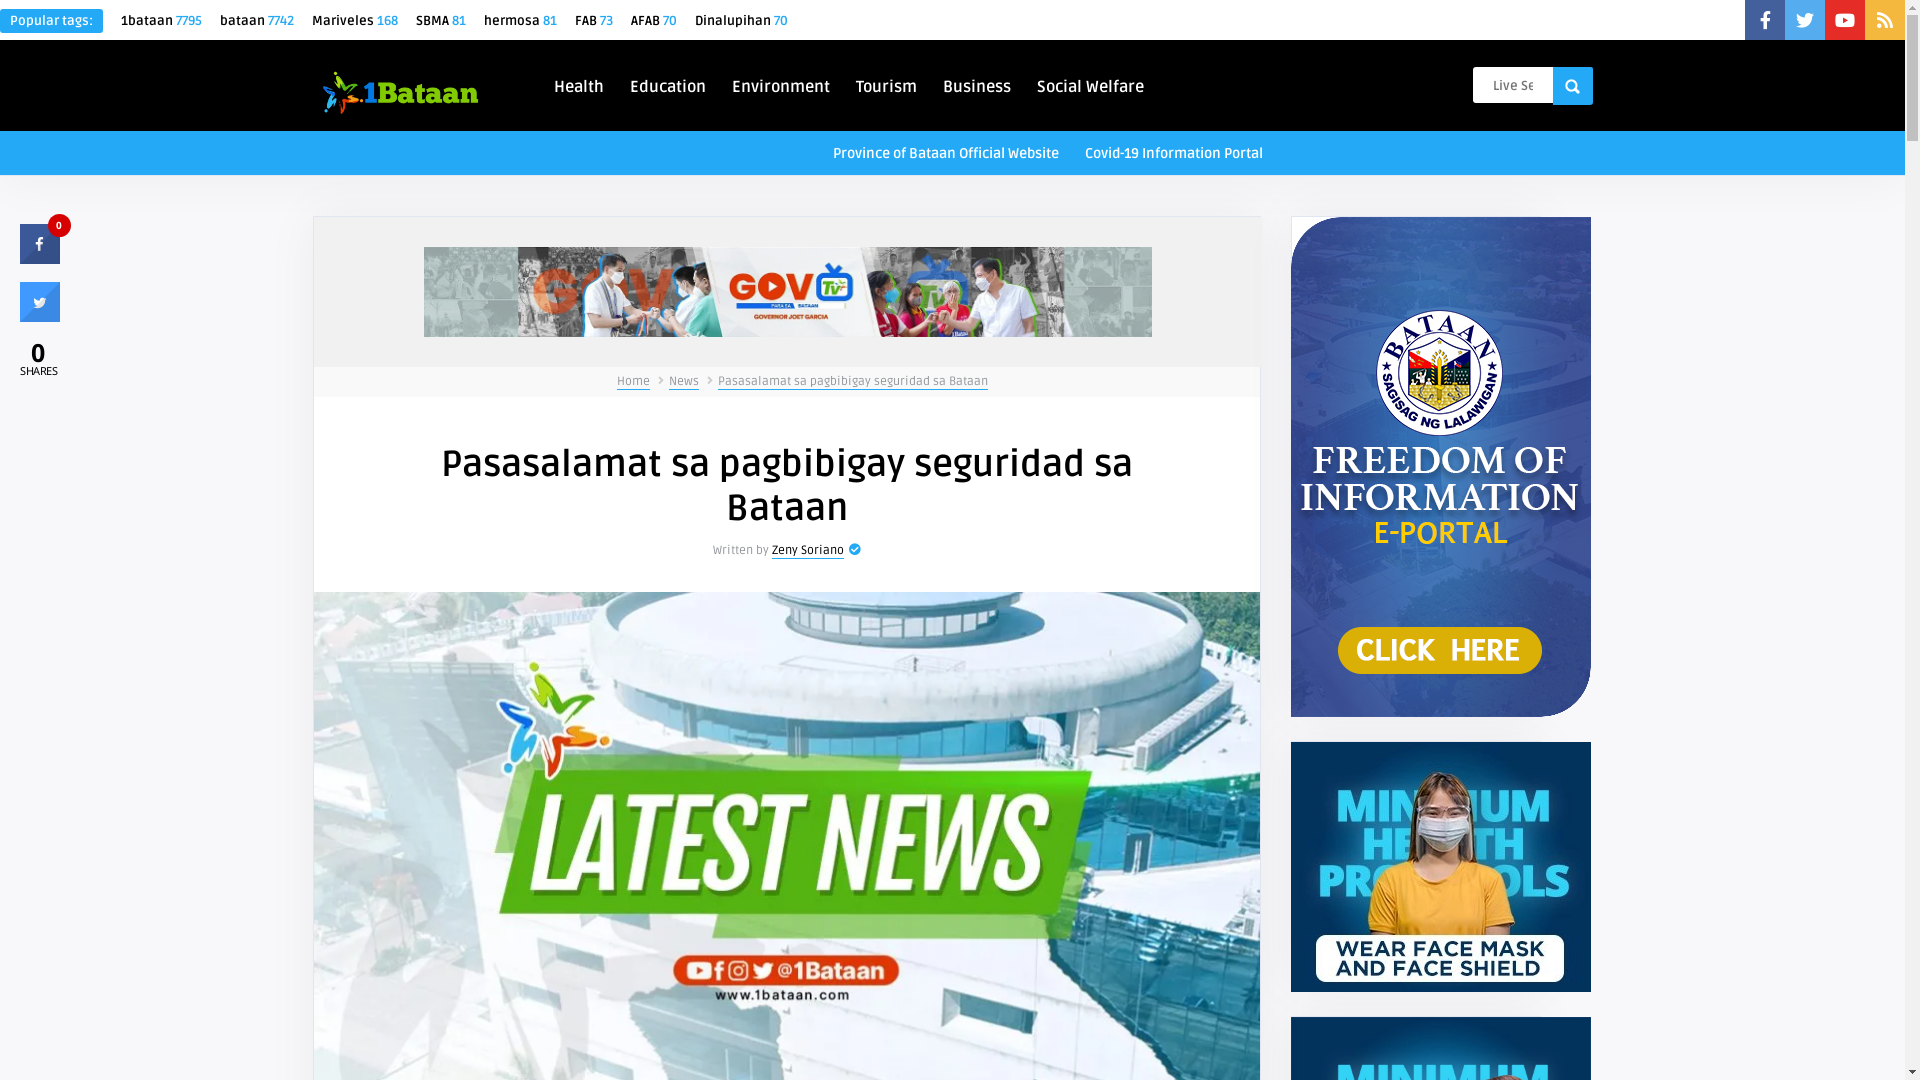 The width and height of the screenshot is (1920, 1080). I want to click on 'Province of Bataan Official Website', so click(944, 150).